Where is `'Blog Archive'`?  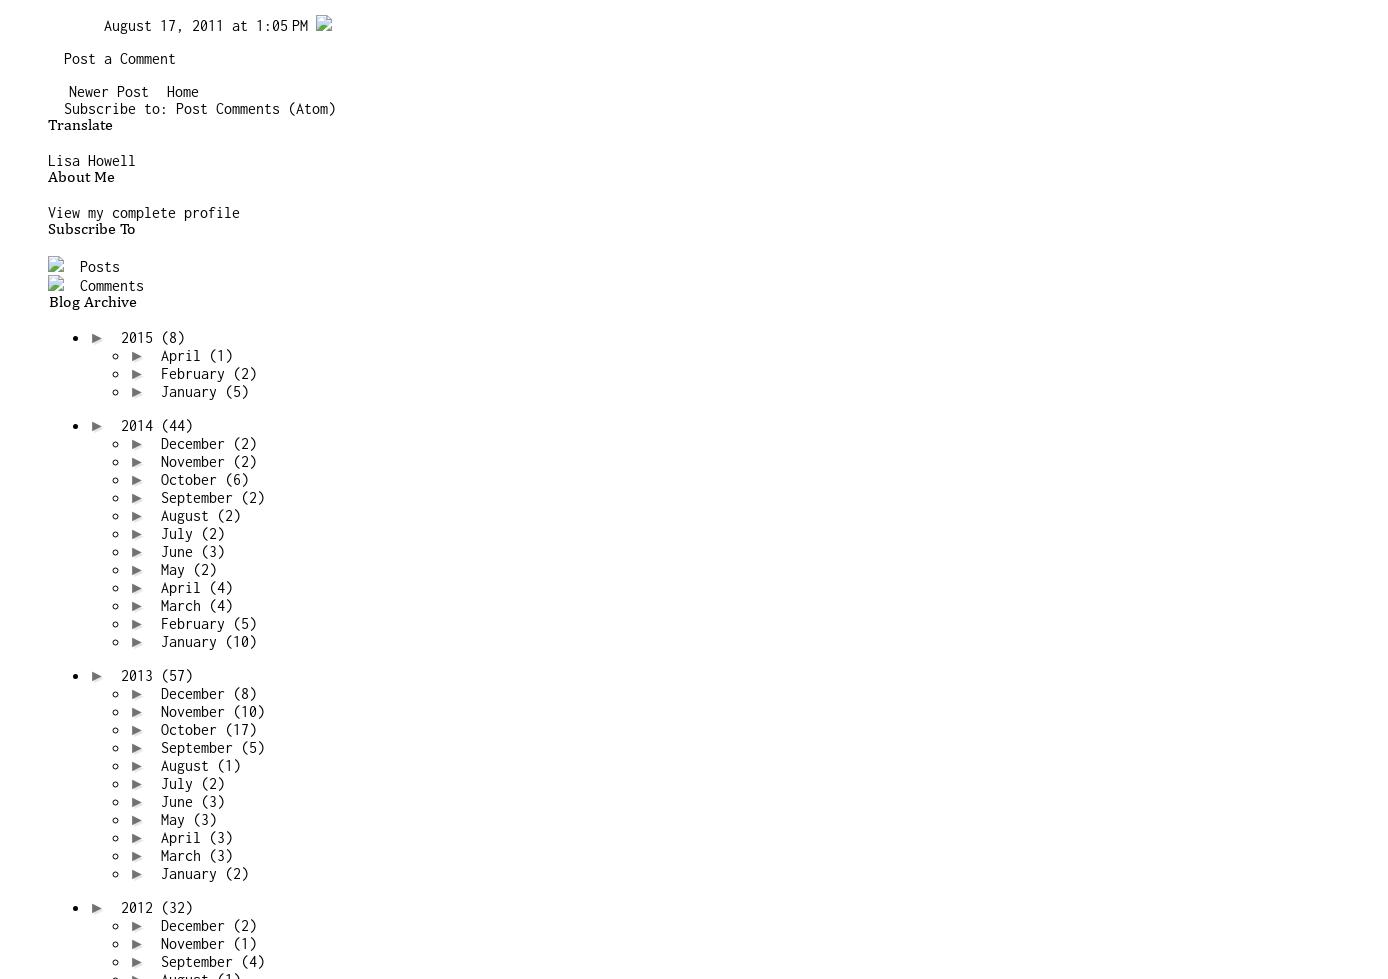
'Blog Archive' is located at coordinates (48, 303).